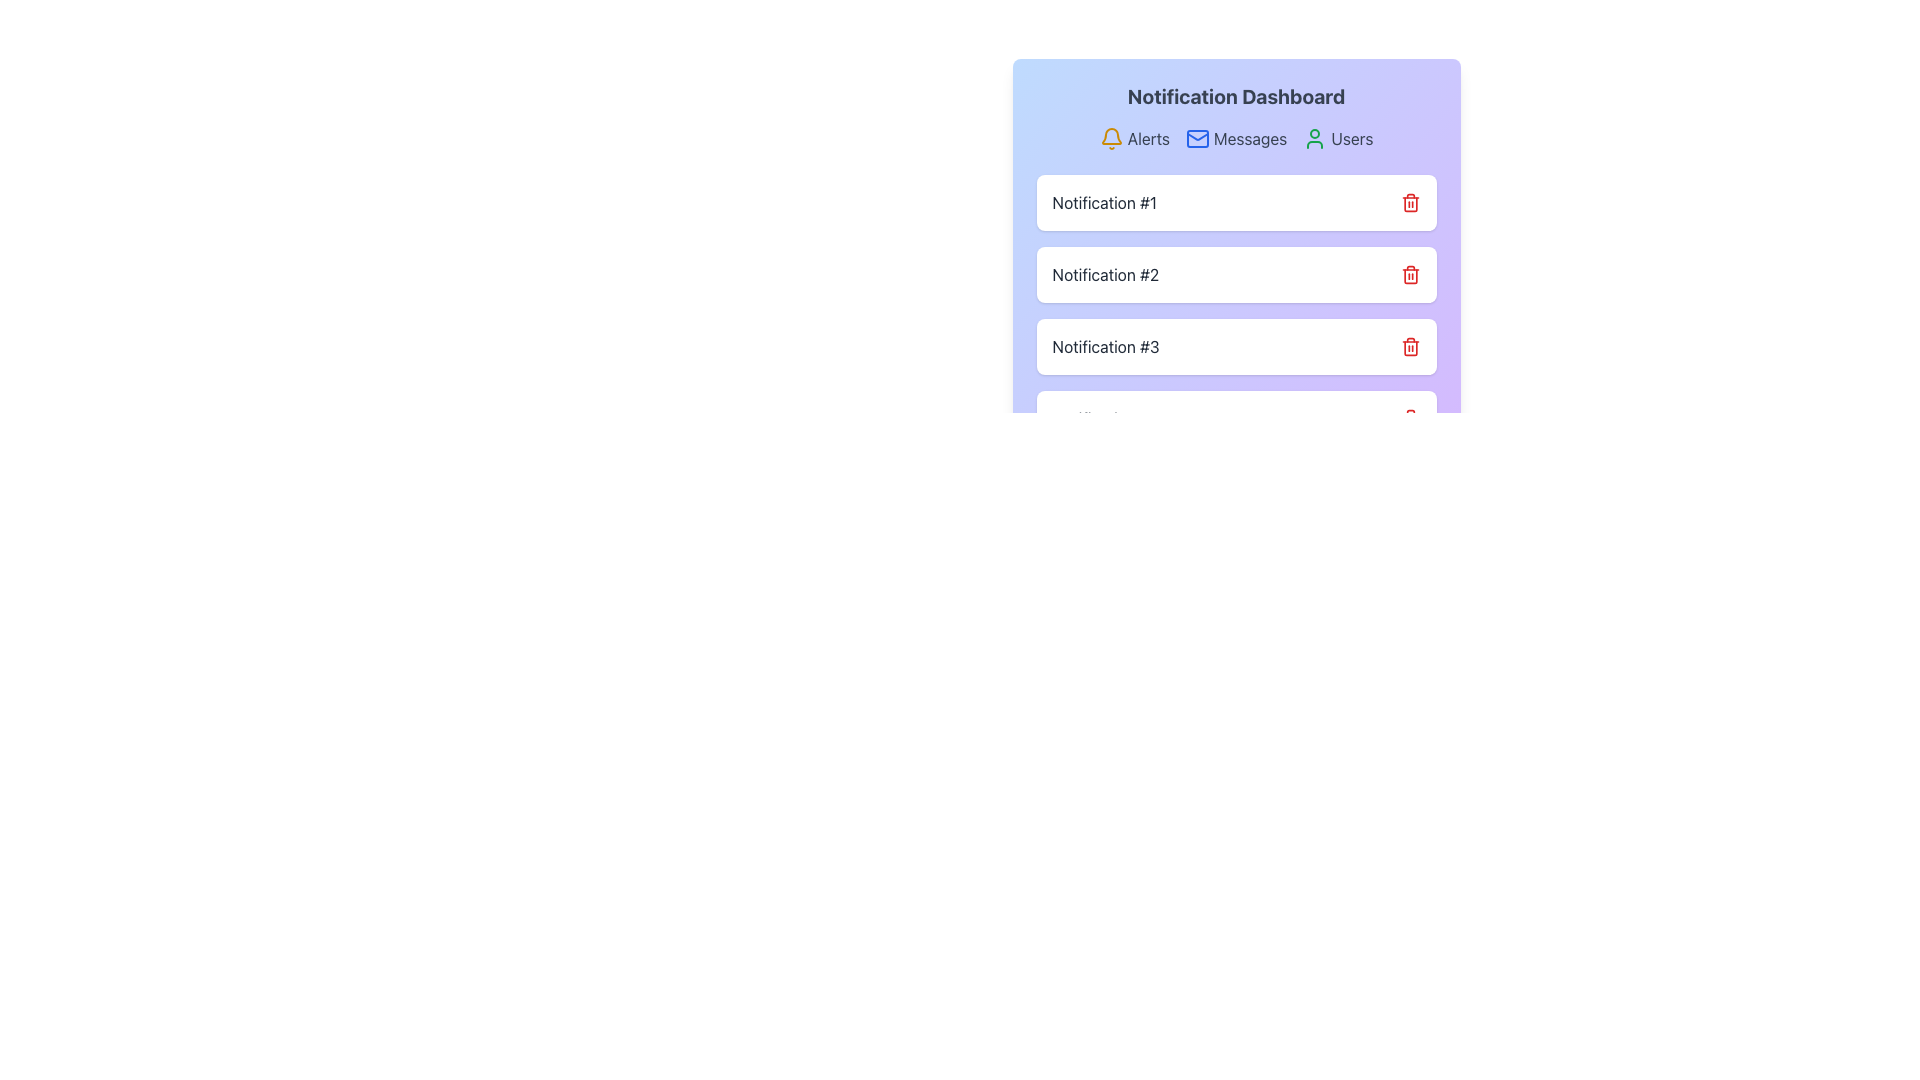 The image size is (1920, 1080). What do you see at coordinates (1235, 137) in the screenshot?
I see `the 'Messages' navigation button located in the horizontal navigation bar at the top center of the interface` at bounding box center [1235, 137].